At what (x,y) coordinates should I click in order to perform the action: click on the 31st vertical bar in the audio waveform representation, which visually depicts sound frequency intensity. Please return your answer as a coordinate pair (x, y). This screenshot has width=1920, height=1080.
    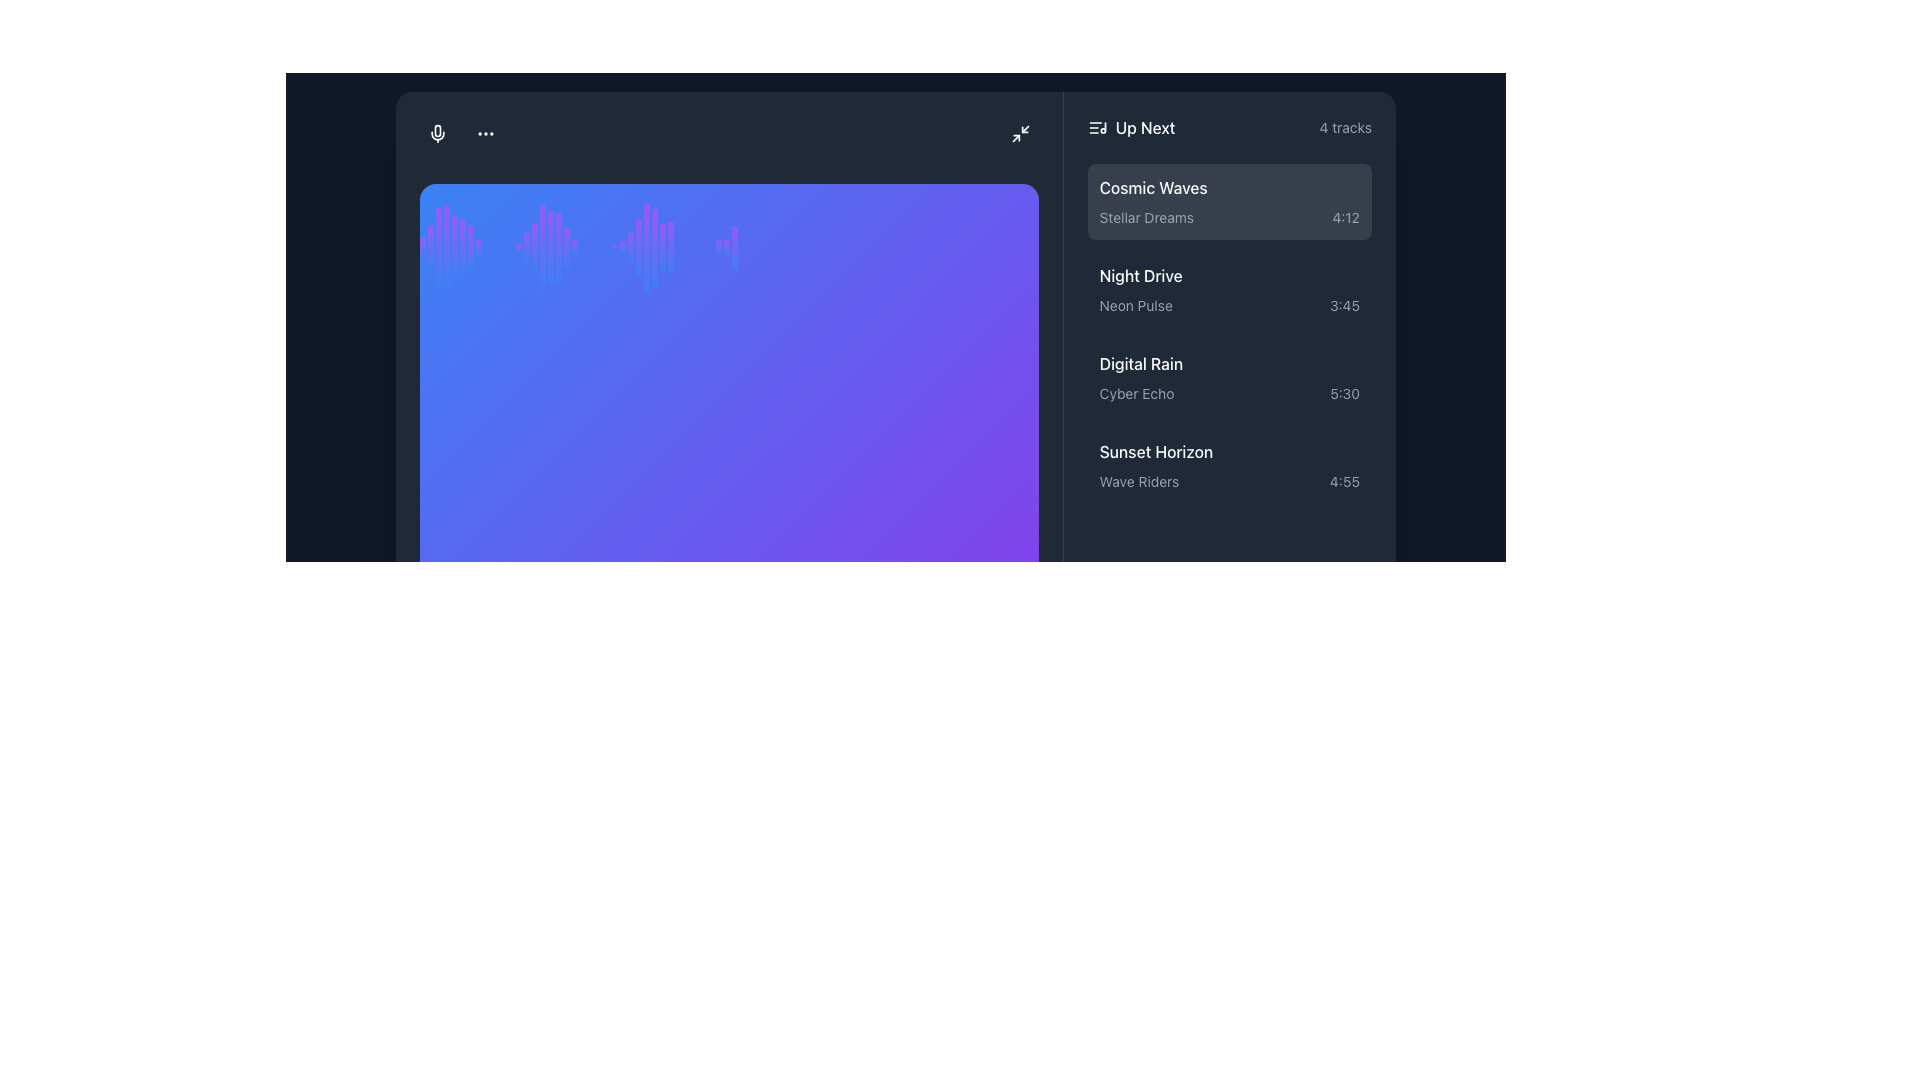
    Looking at the image, I should click on (654, 245).